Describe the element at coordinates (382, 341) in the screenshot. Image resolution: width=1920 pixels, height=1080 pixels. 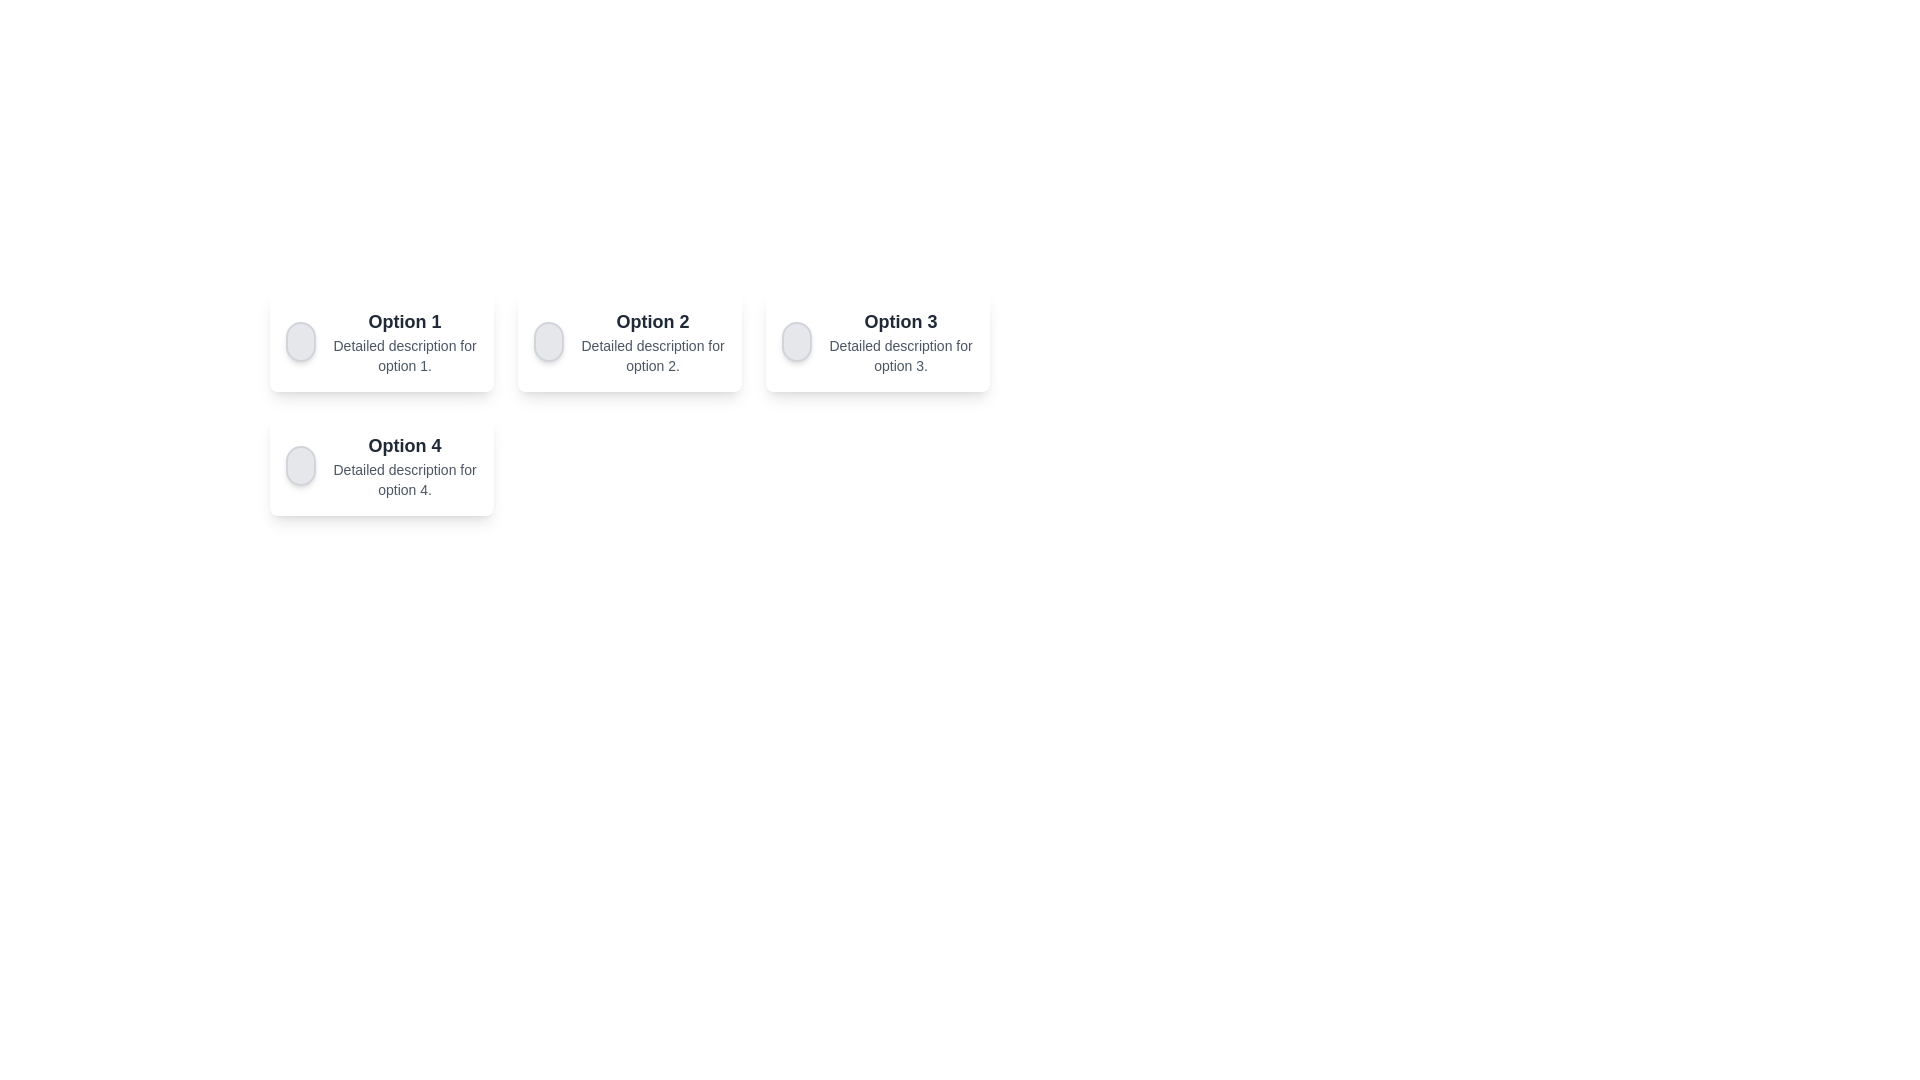
I see `the top-left list item with an icon and text, which provides a detailed description for option 1` at that location.